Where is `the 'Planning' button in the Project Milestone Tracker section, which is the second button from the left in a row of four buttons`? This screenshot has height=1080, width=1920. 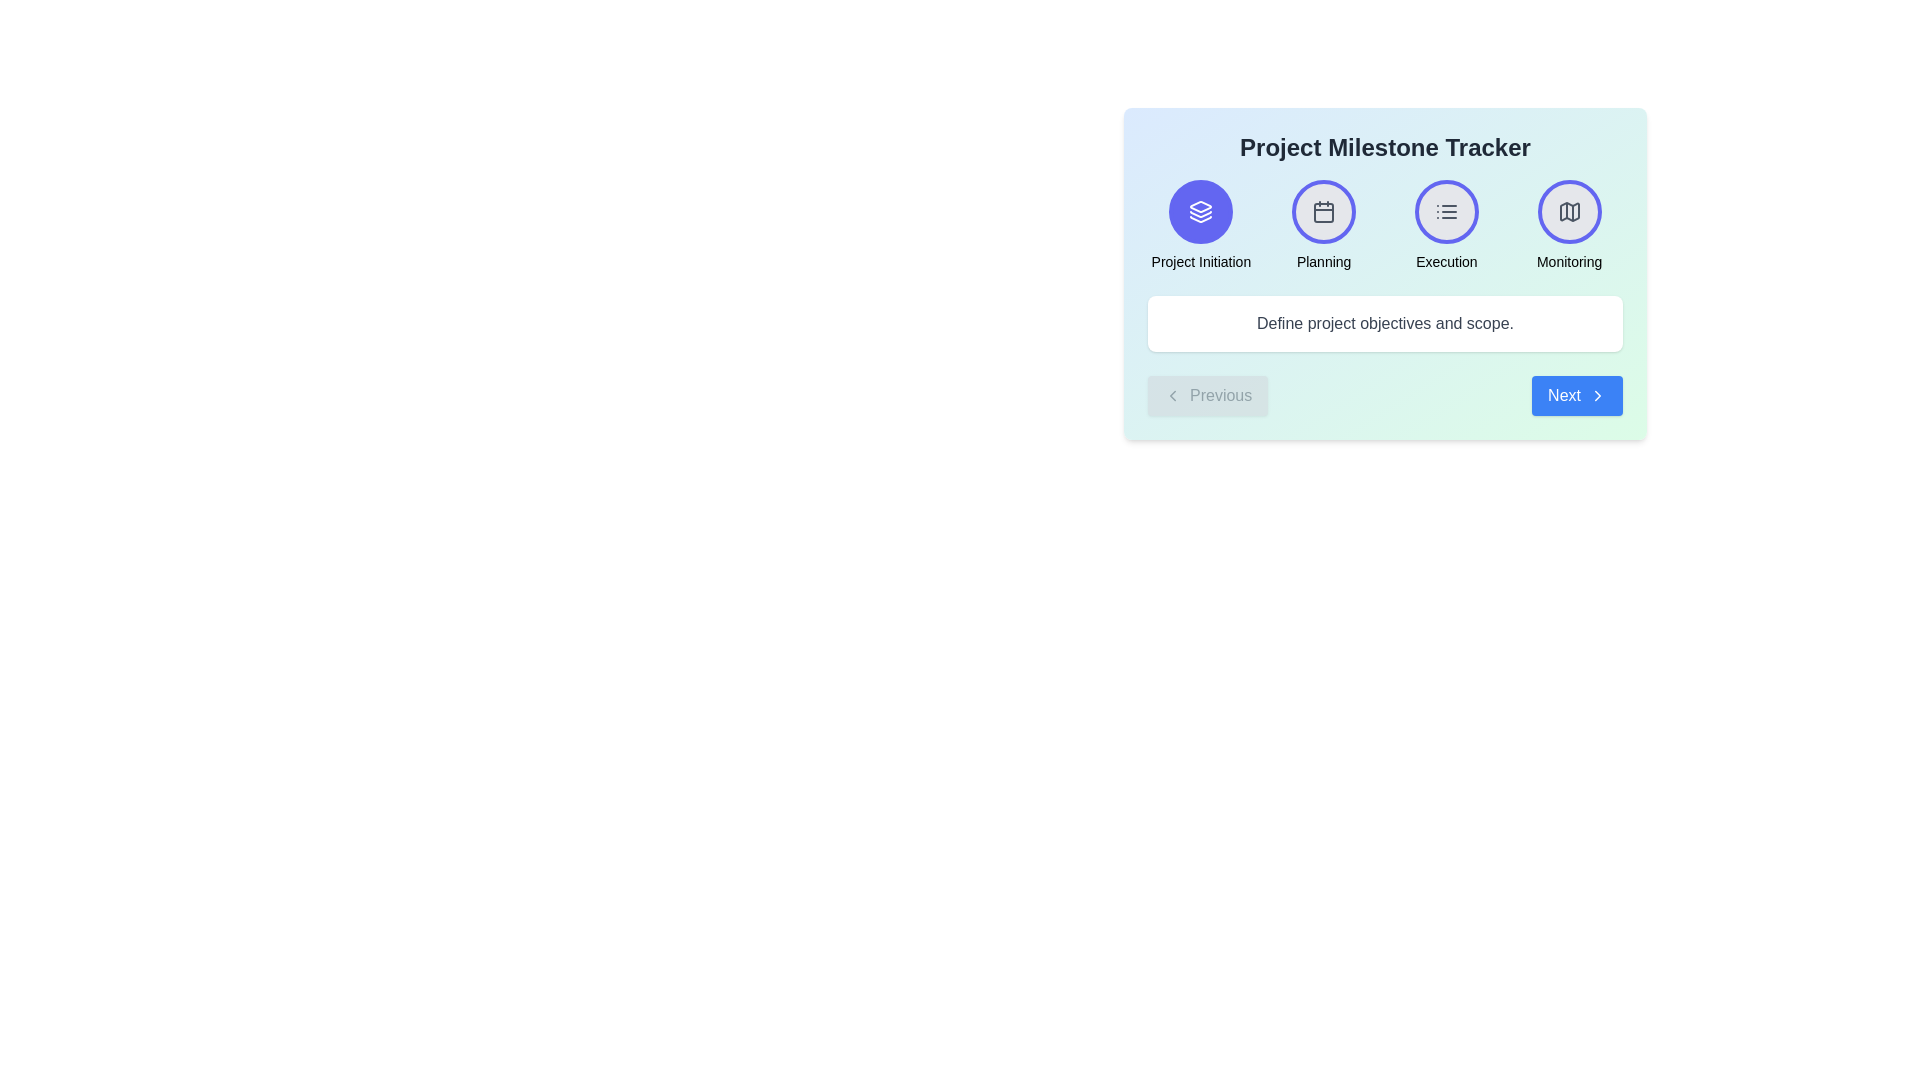
the 'Planning' button in the Project Milestone Tracker section, which is the second button from the left in a row of four buttons is located at coordinates (1324, 212).